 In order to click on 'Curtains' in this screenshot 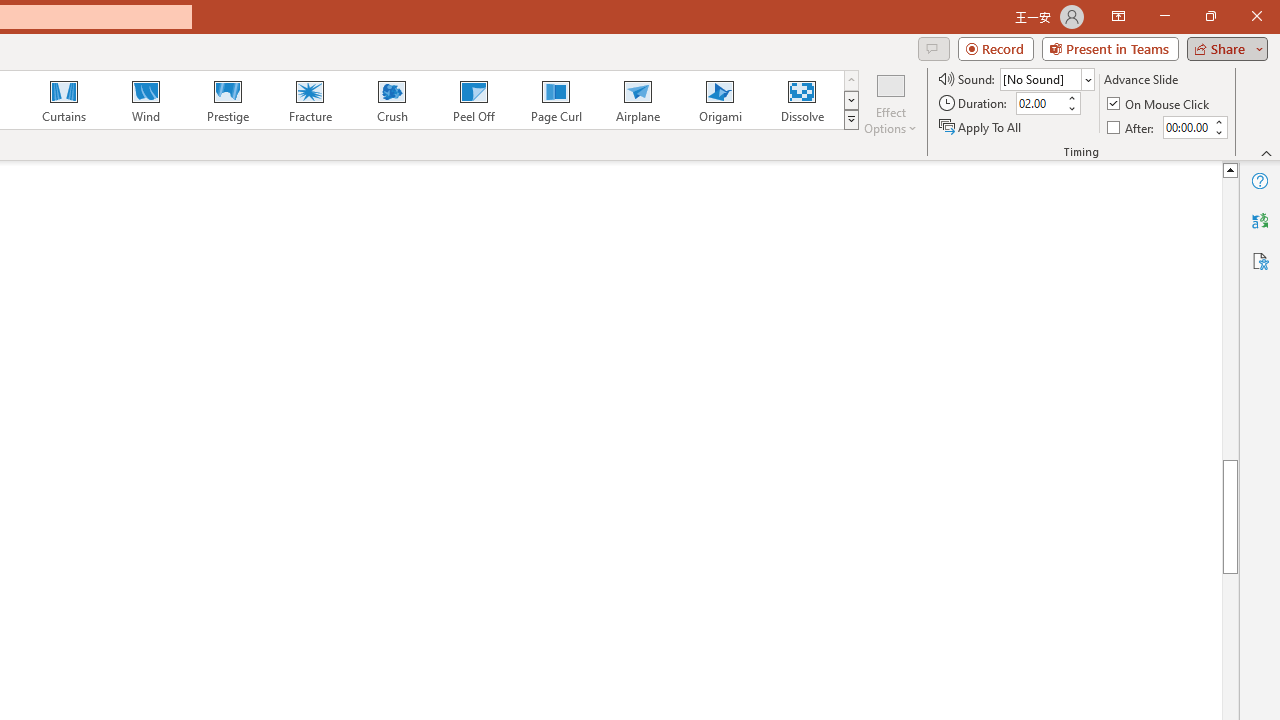, I will do `click(64, 100)`.